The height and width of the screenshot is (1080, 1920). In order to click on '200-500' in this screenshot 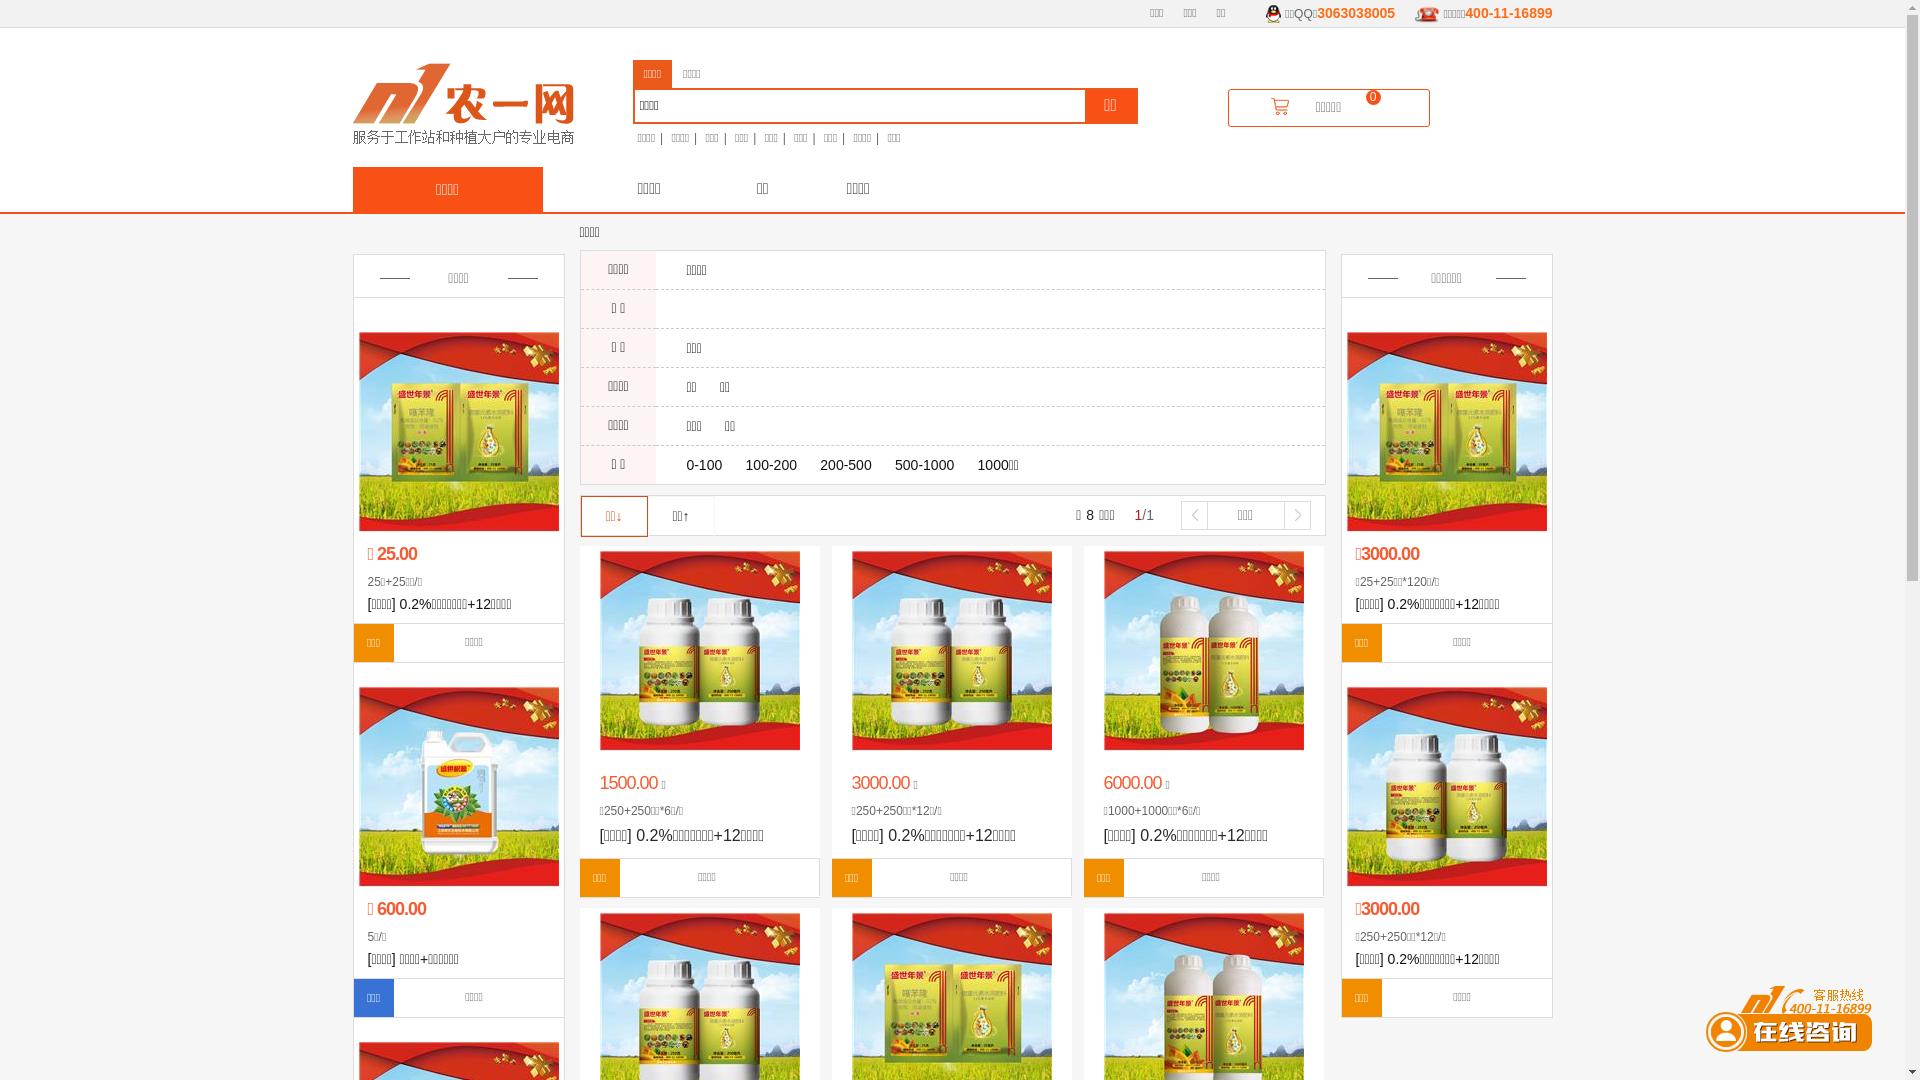, I will do `click(845, 465)`.